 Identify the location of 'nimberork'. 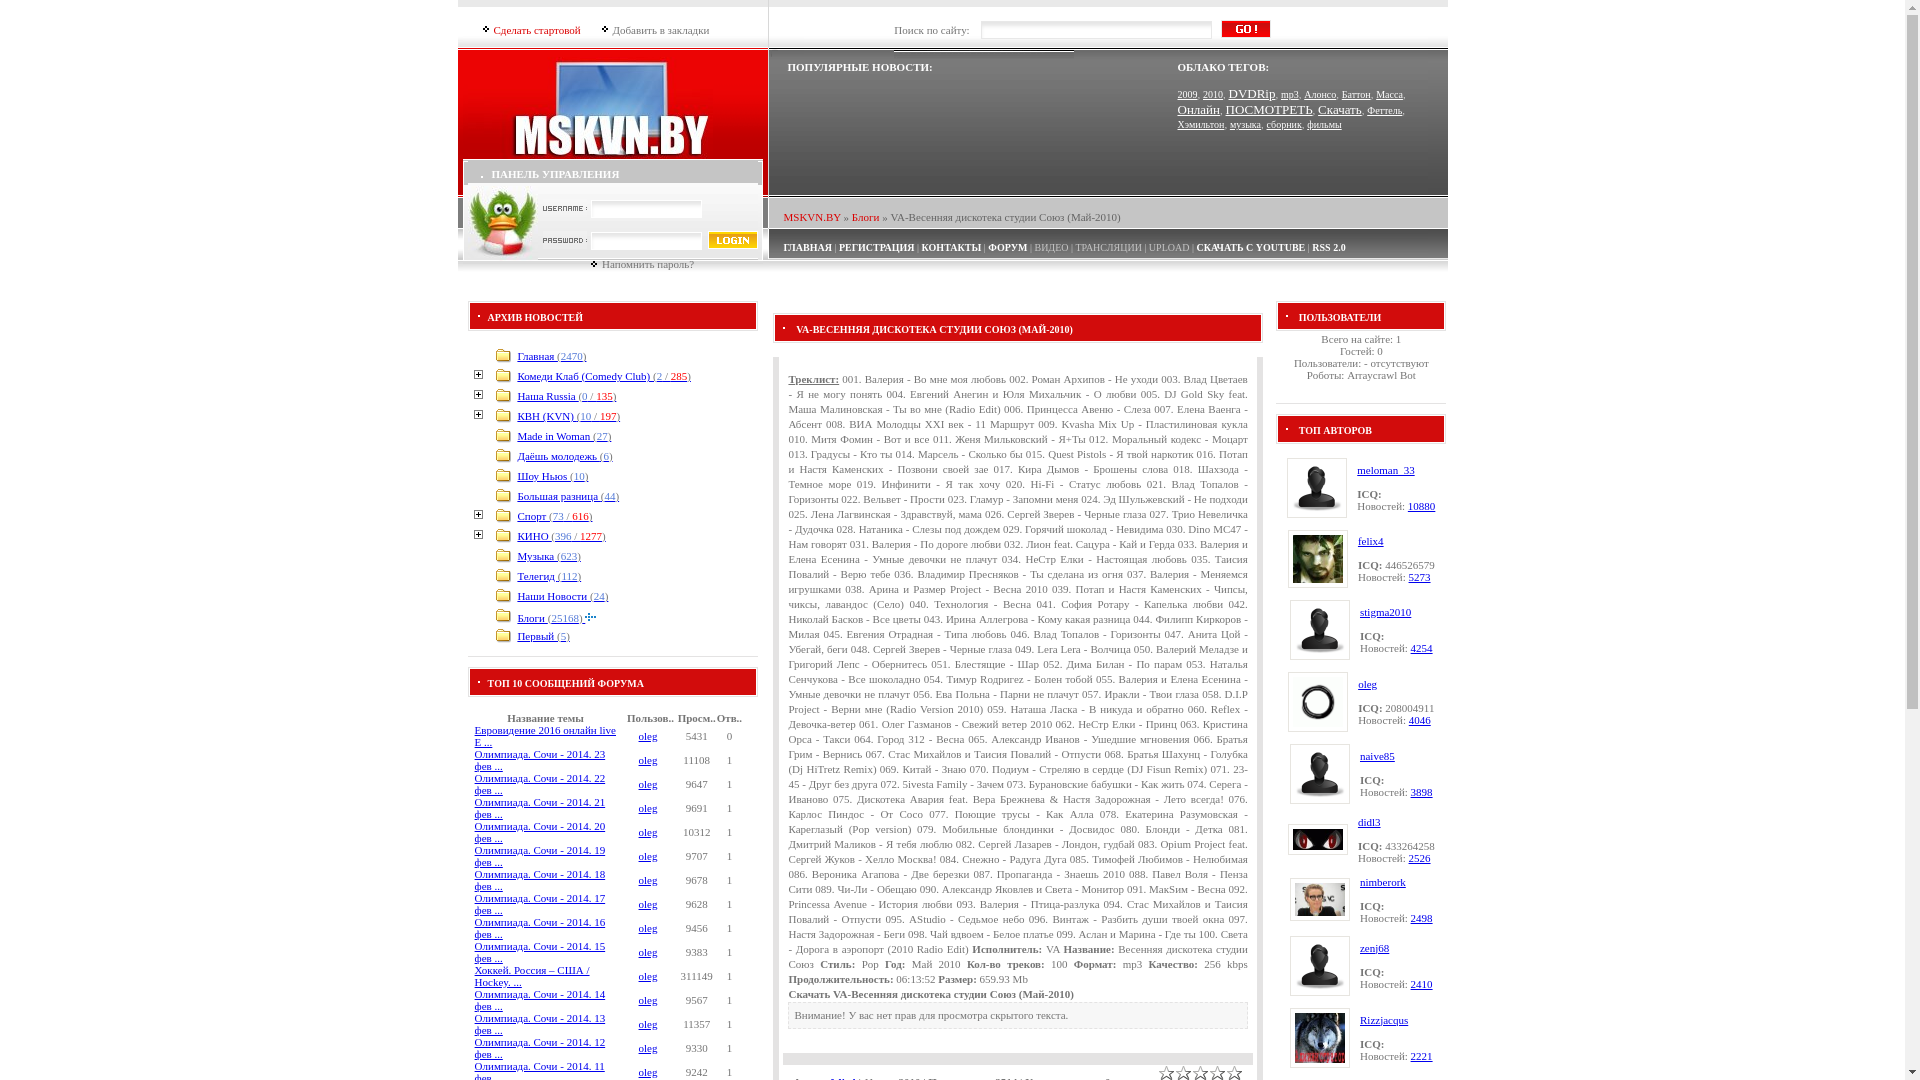
(1381, 881).